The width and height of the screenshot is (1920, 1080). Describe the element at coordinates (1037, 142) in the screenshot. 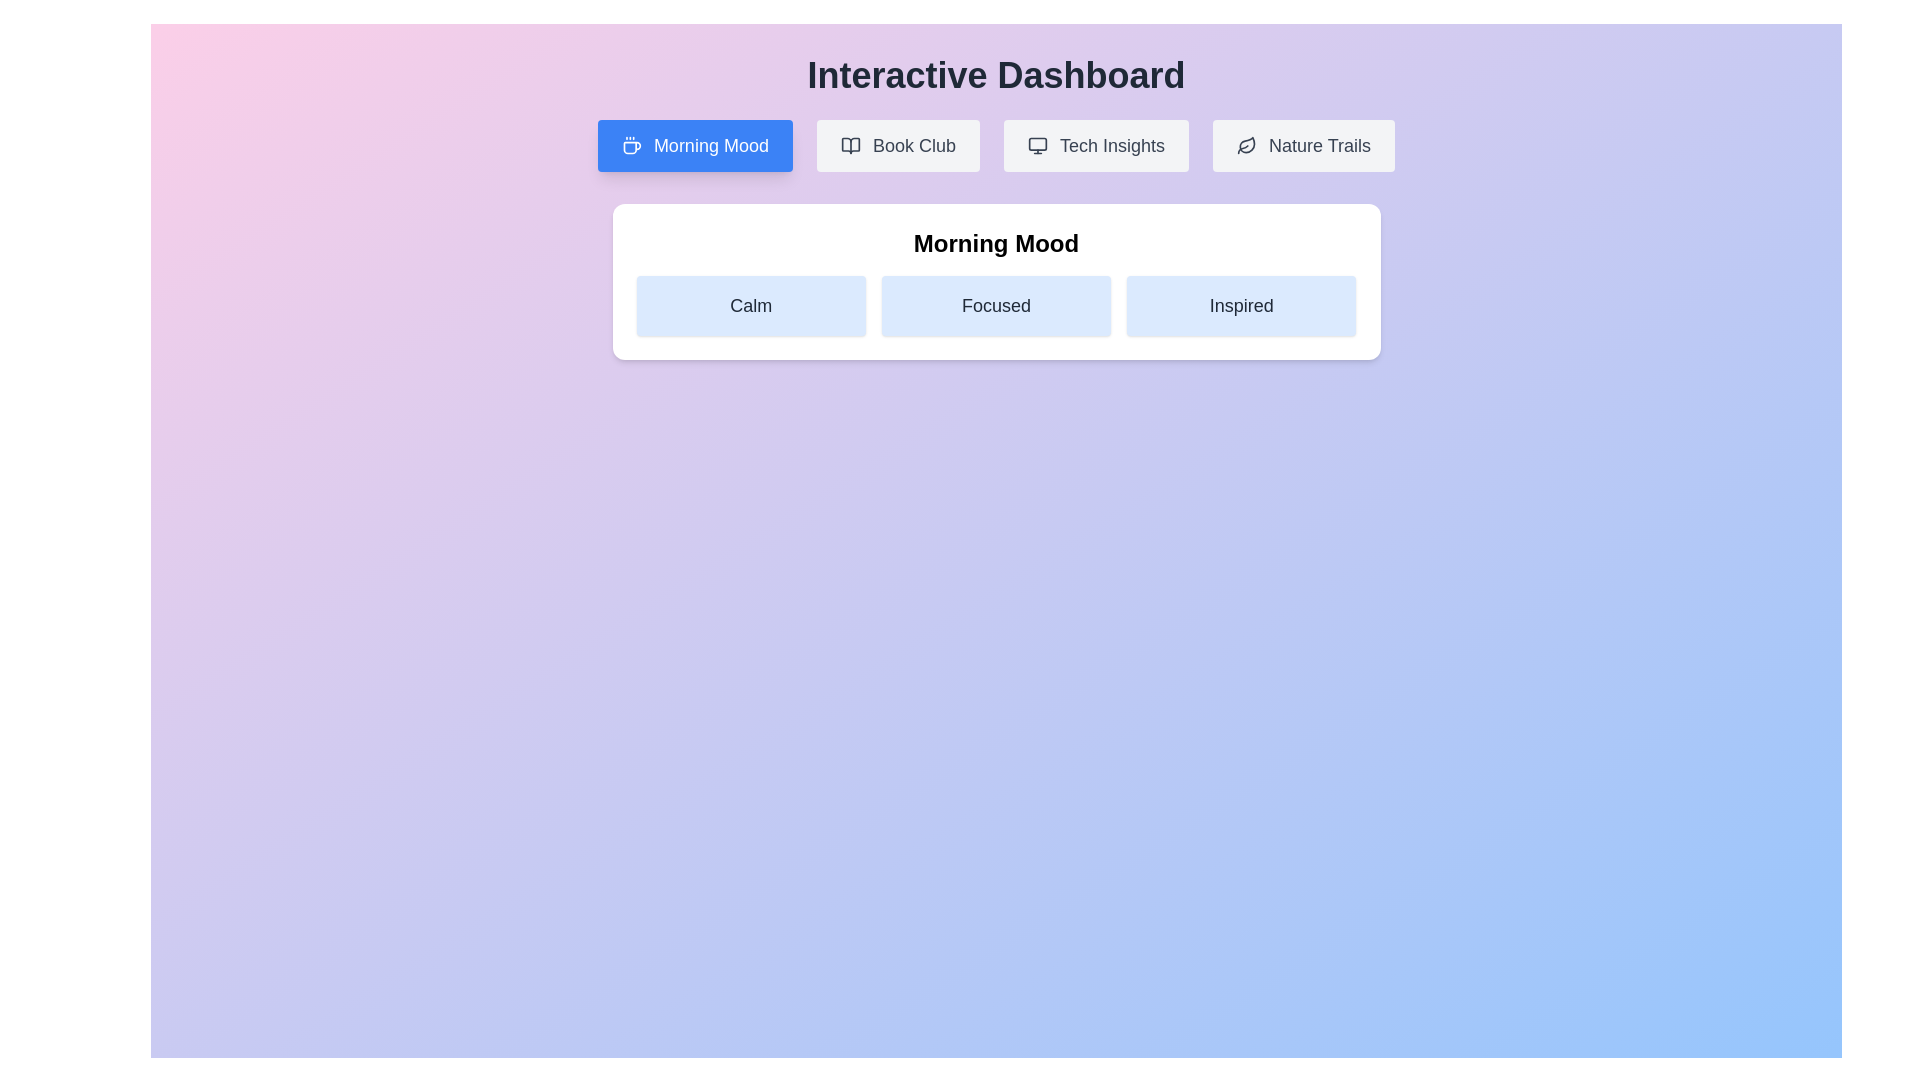

I see `the SVG rectangle that represents the body of the monitor in the 'Tech Insights' icon located in the top navigation bar` at that location.